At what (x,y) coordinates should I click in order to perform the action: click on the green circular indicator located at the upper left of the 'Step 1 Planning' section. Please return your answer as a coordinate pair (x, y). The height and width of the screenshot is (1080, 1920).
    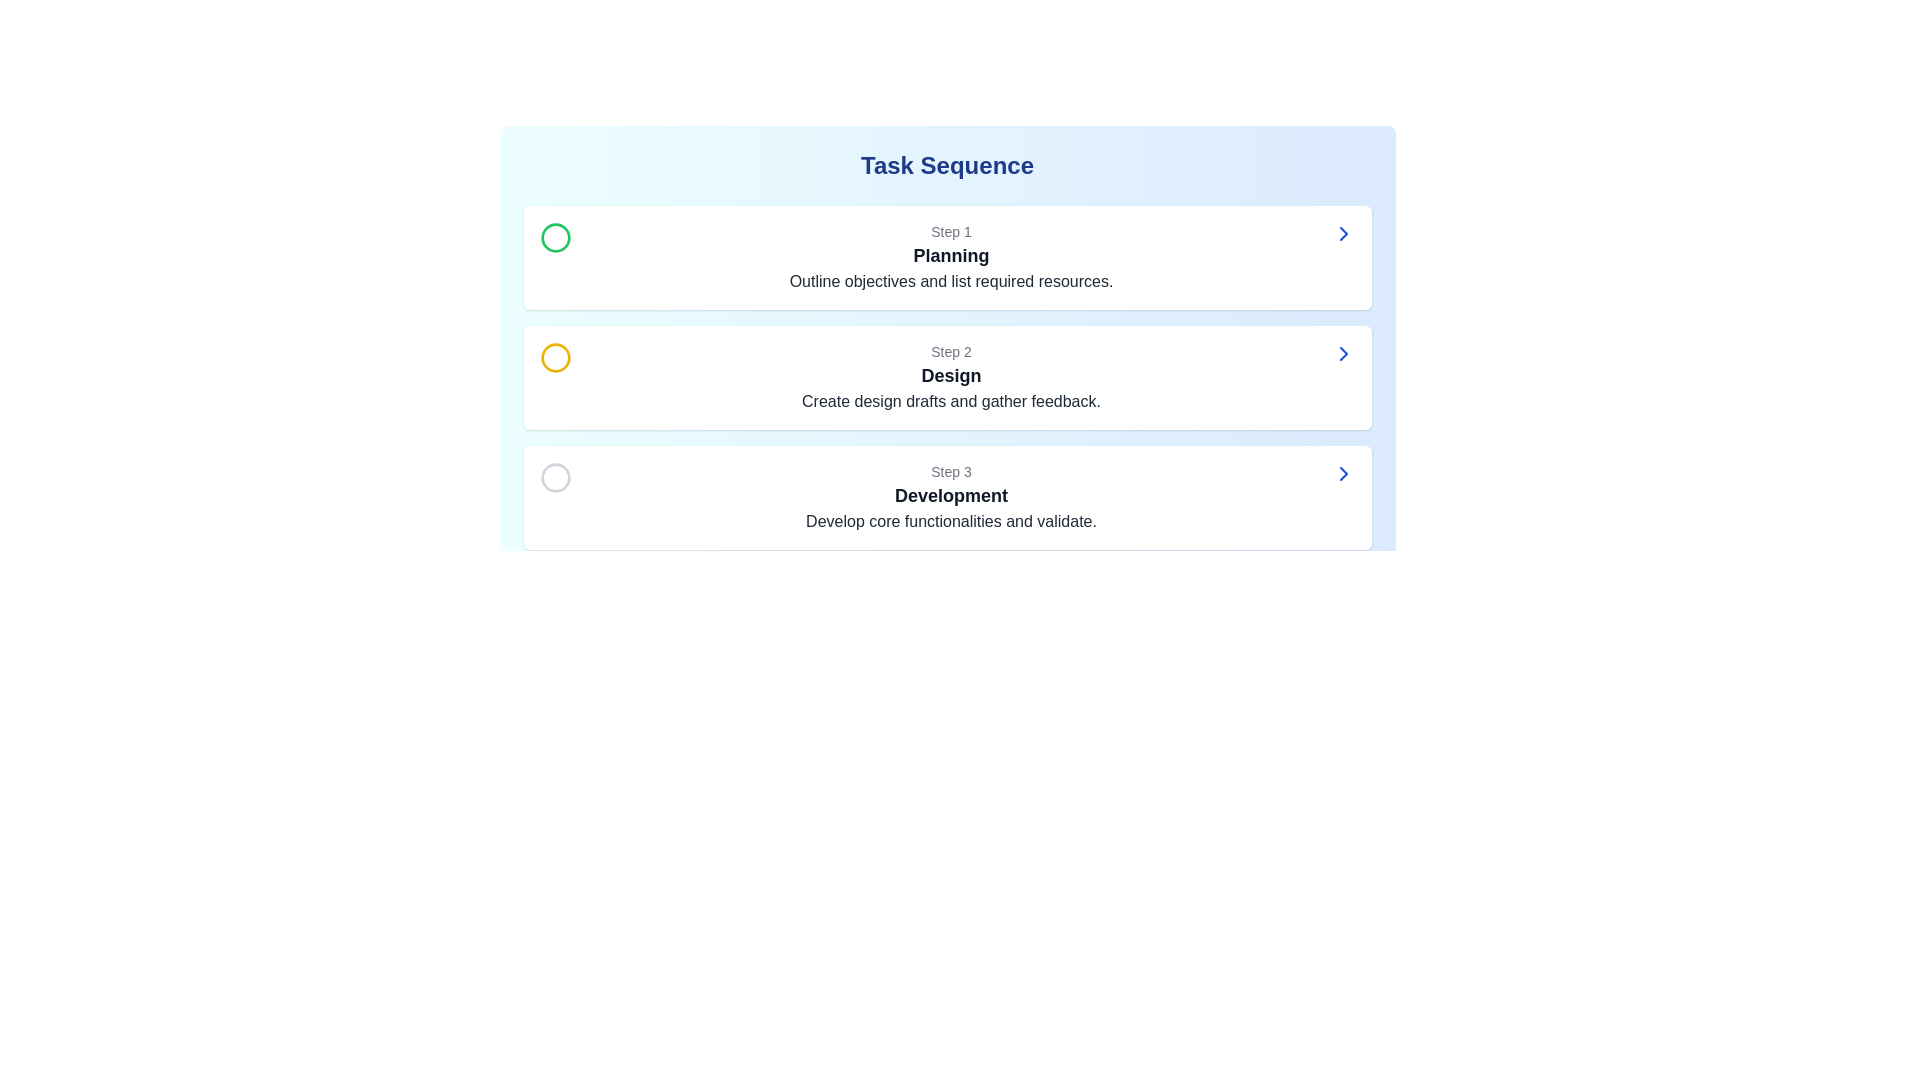
    Looking at the image, I should click on (555, 237).